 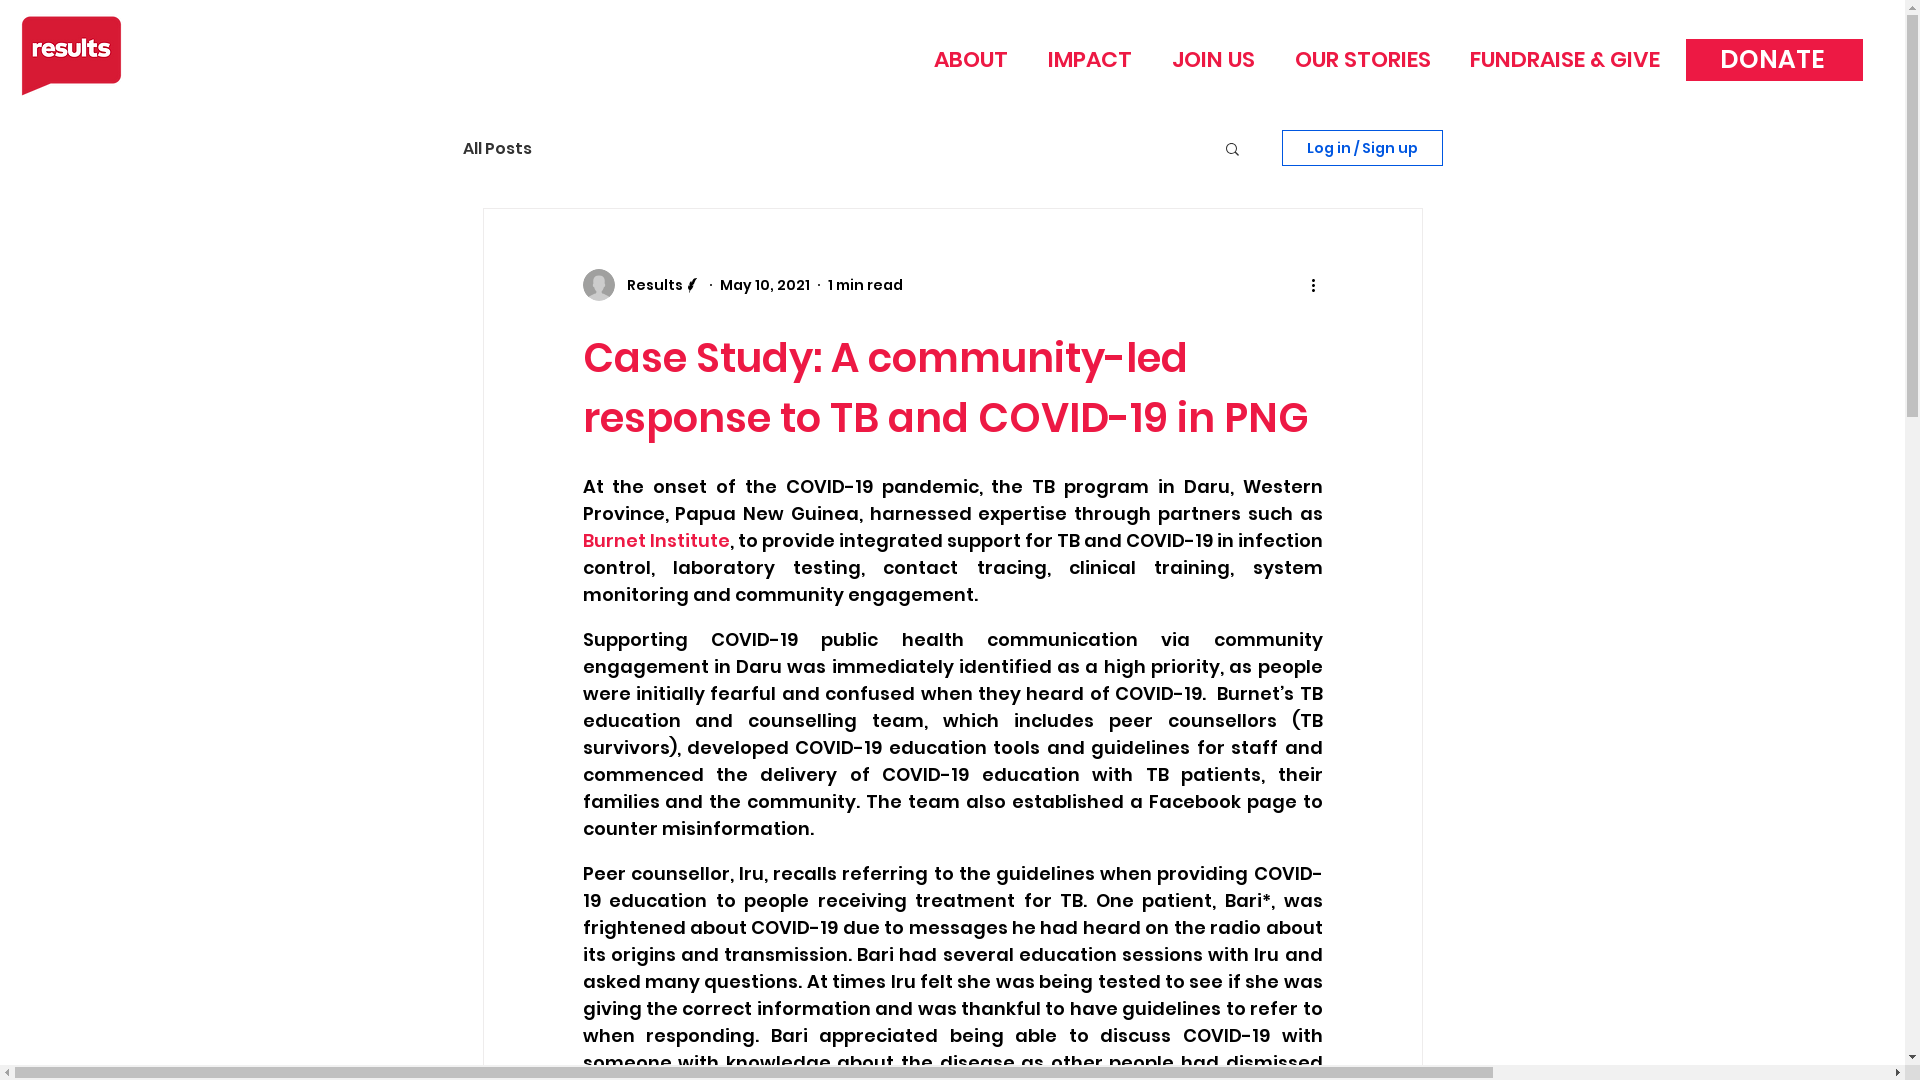 I want to click on 'Log in / Sign up', so click(x=1361, y=146).